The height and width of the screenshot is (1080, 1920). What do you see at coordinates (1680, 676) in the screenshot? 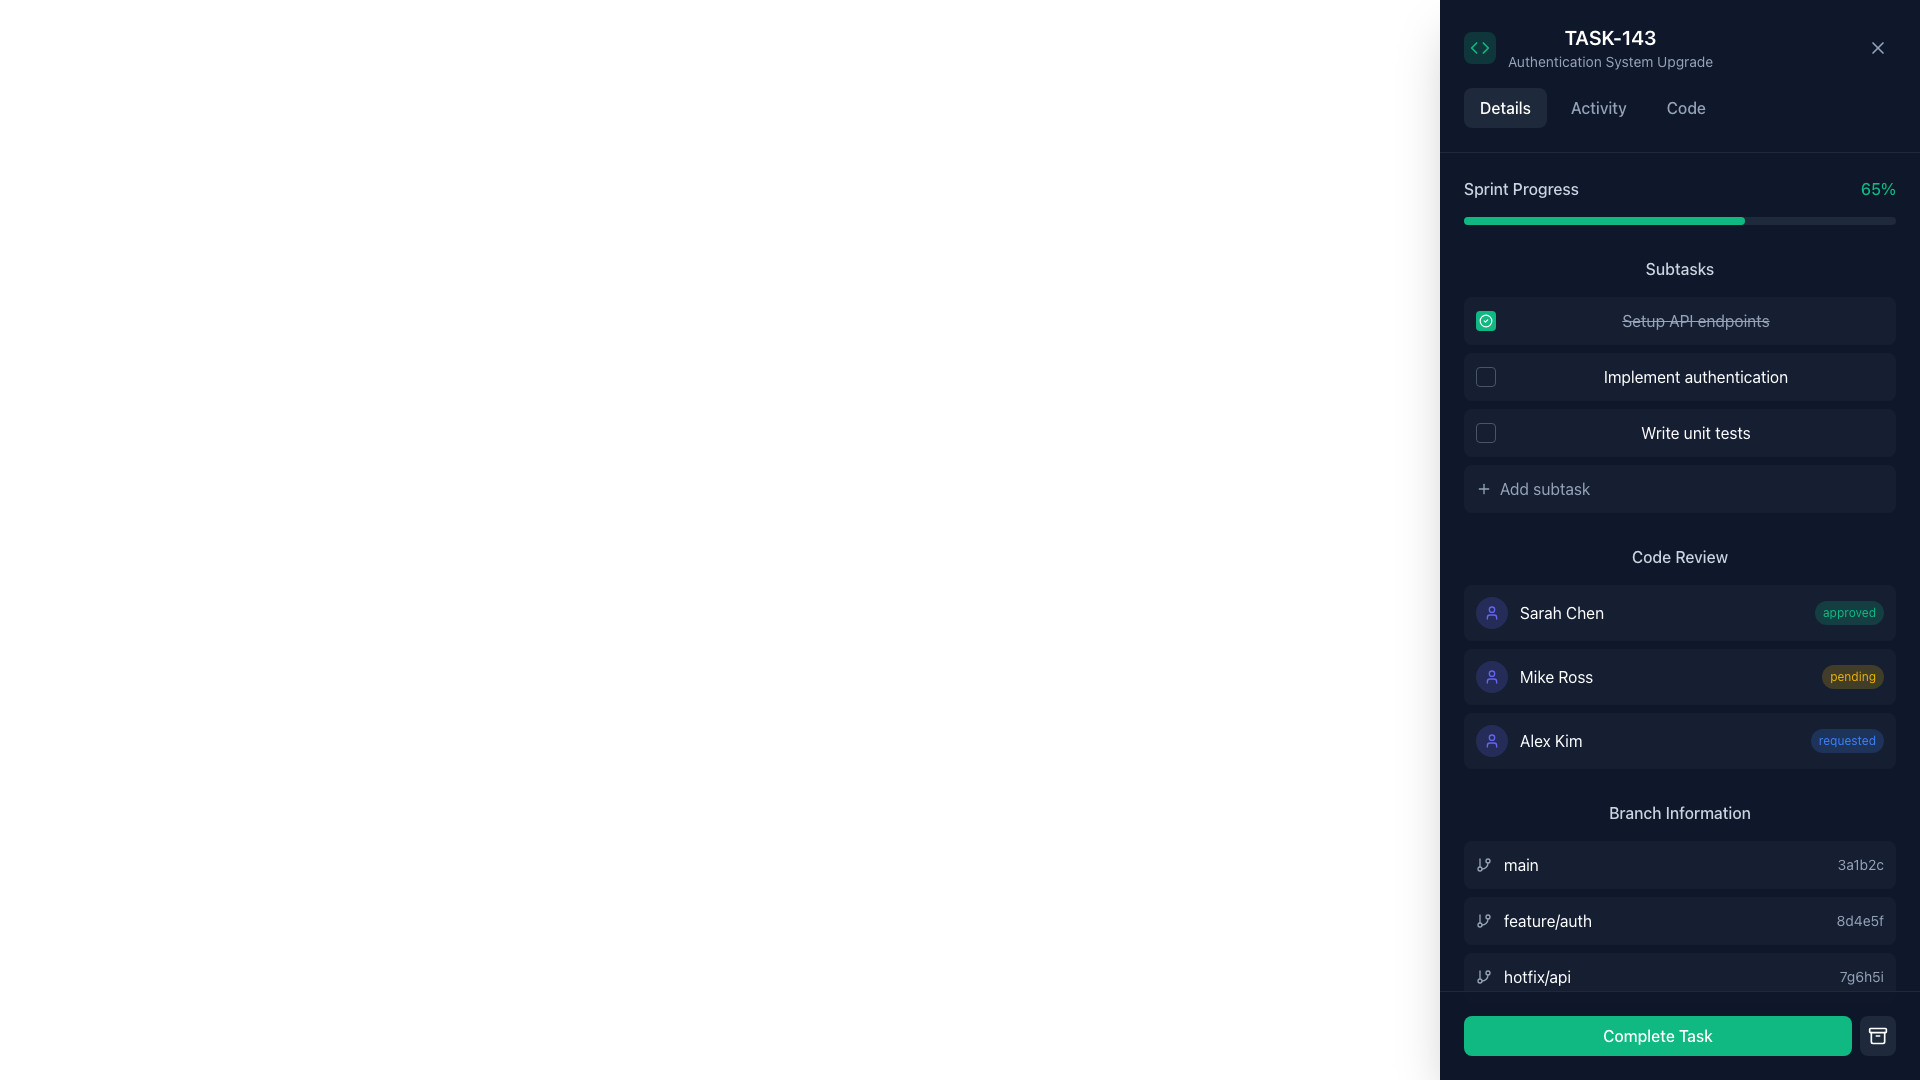
I see `the list item displaying 'Mike Ross'` at bounding box center [1680, 676].